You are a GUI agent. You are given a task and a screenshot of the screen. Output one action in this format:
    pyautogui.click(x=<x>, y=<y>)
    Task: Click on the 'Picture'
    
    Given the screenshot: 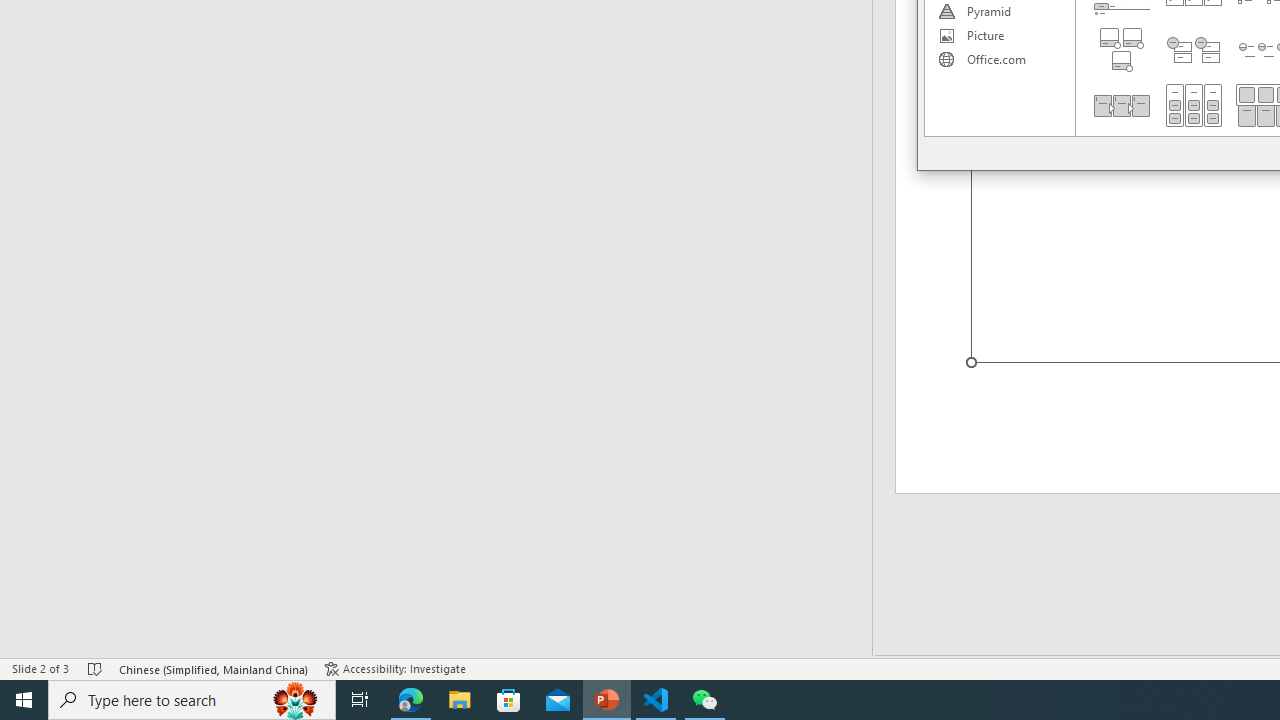 What is the action you would take?
    pyautogui.click(x=999, y=36)
    